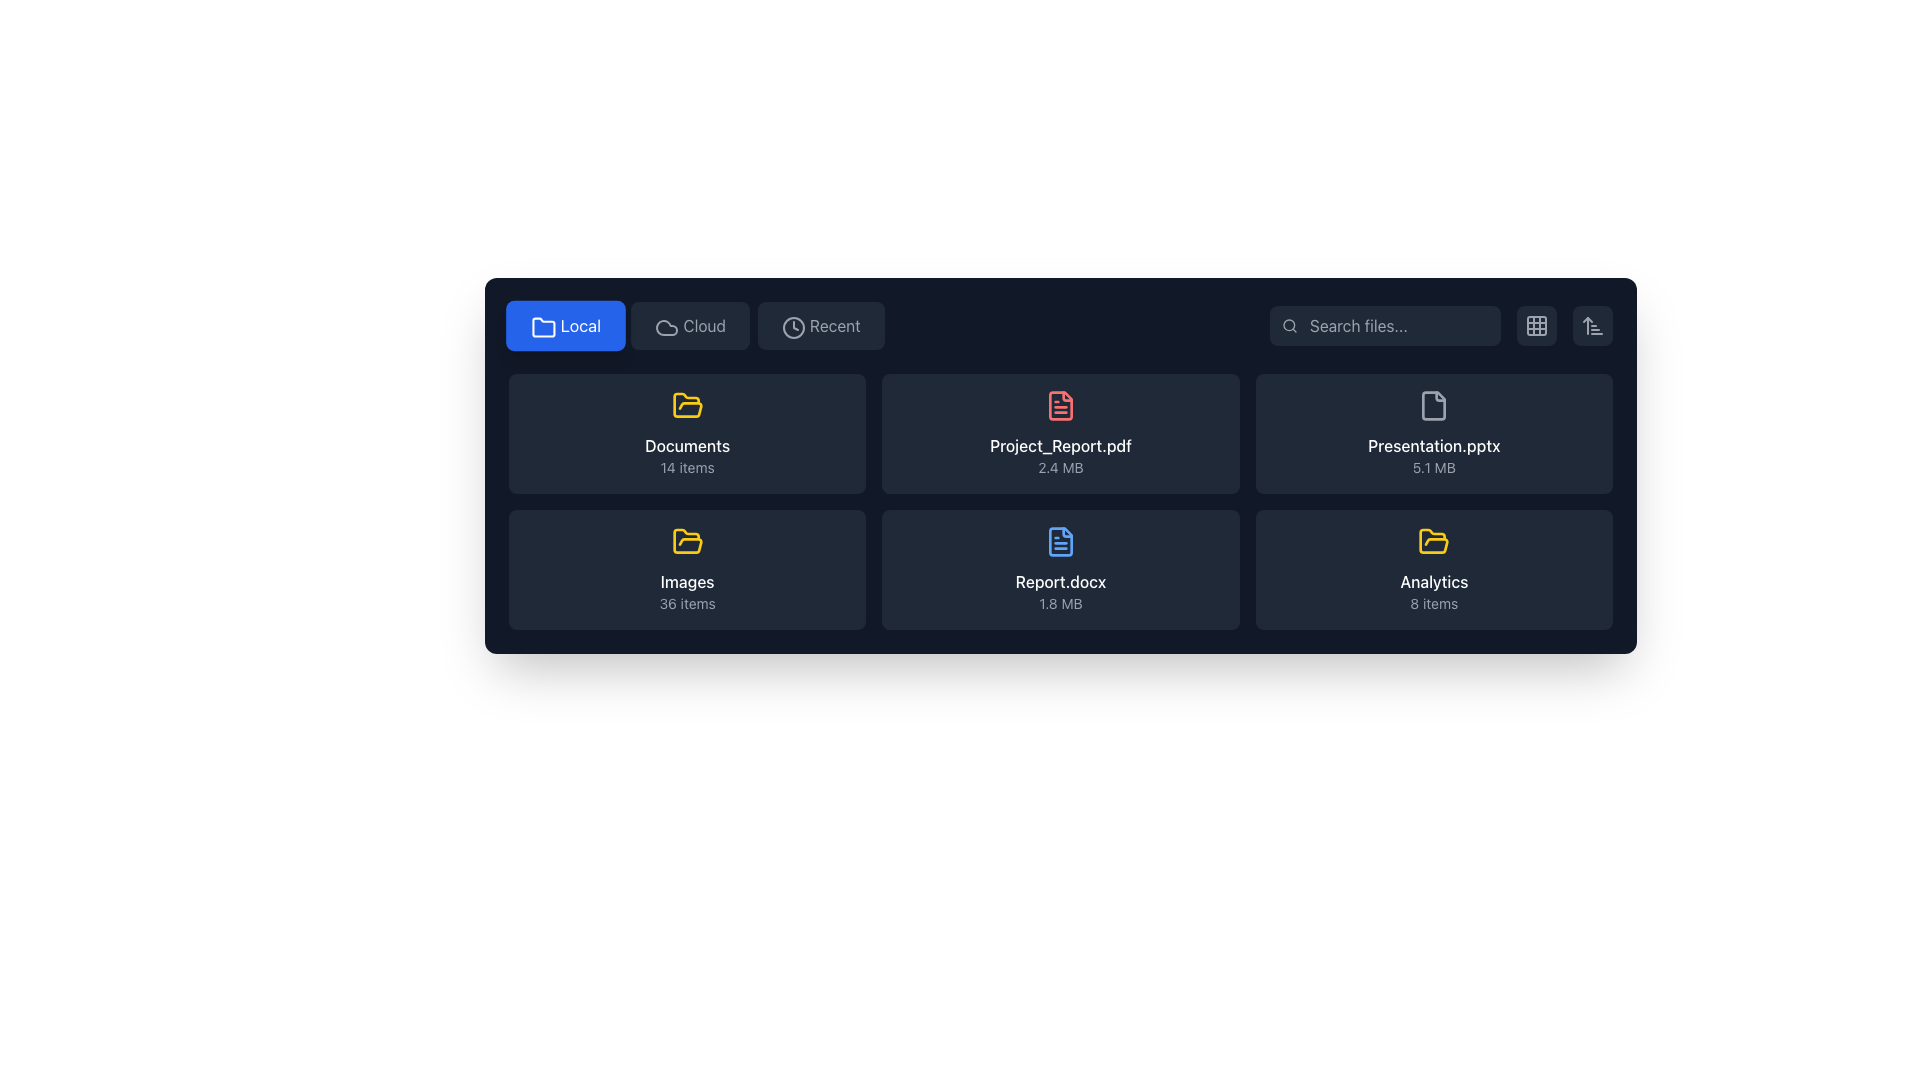 This screenshot has height=1080, width=1920. I want to click on the folder icon in the 'Local' tab, so click(543, 326).